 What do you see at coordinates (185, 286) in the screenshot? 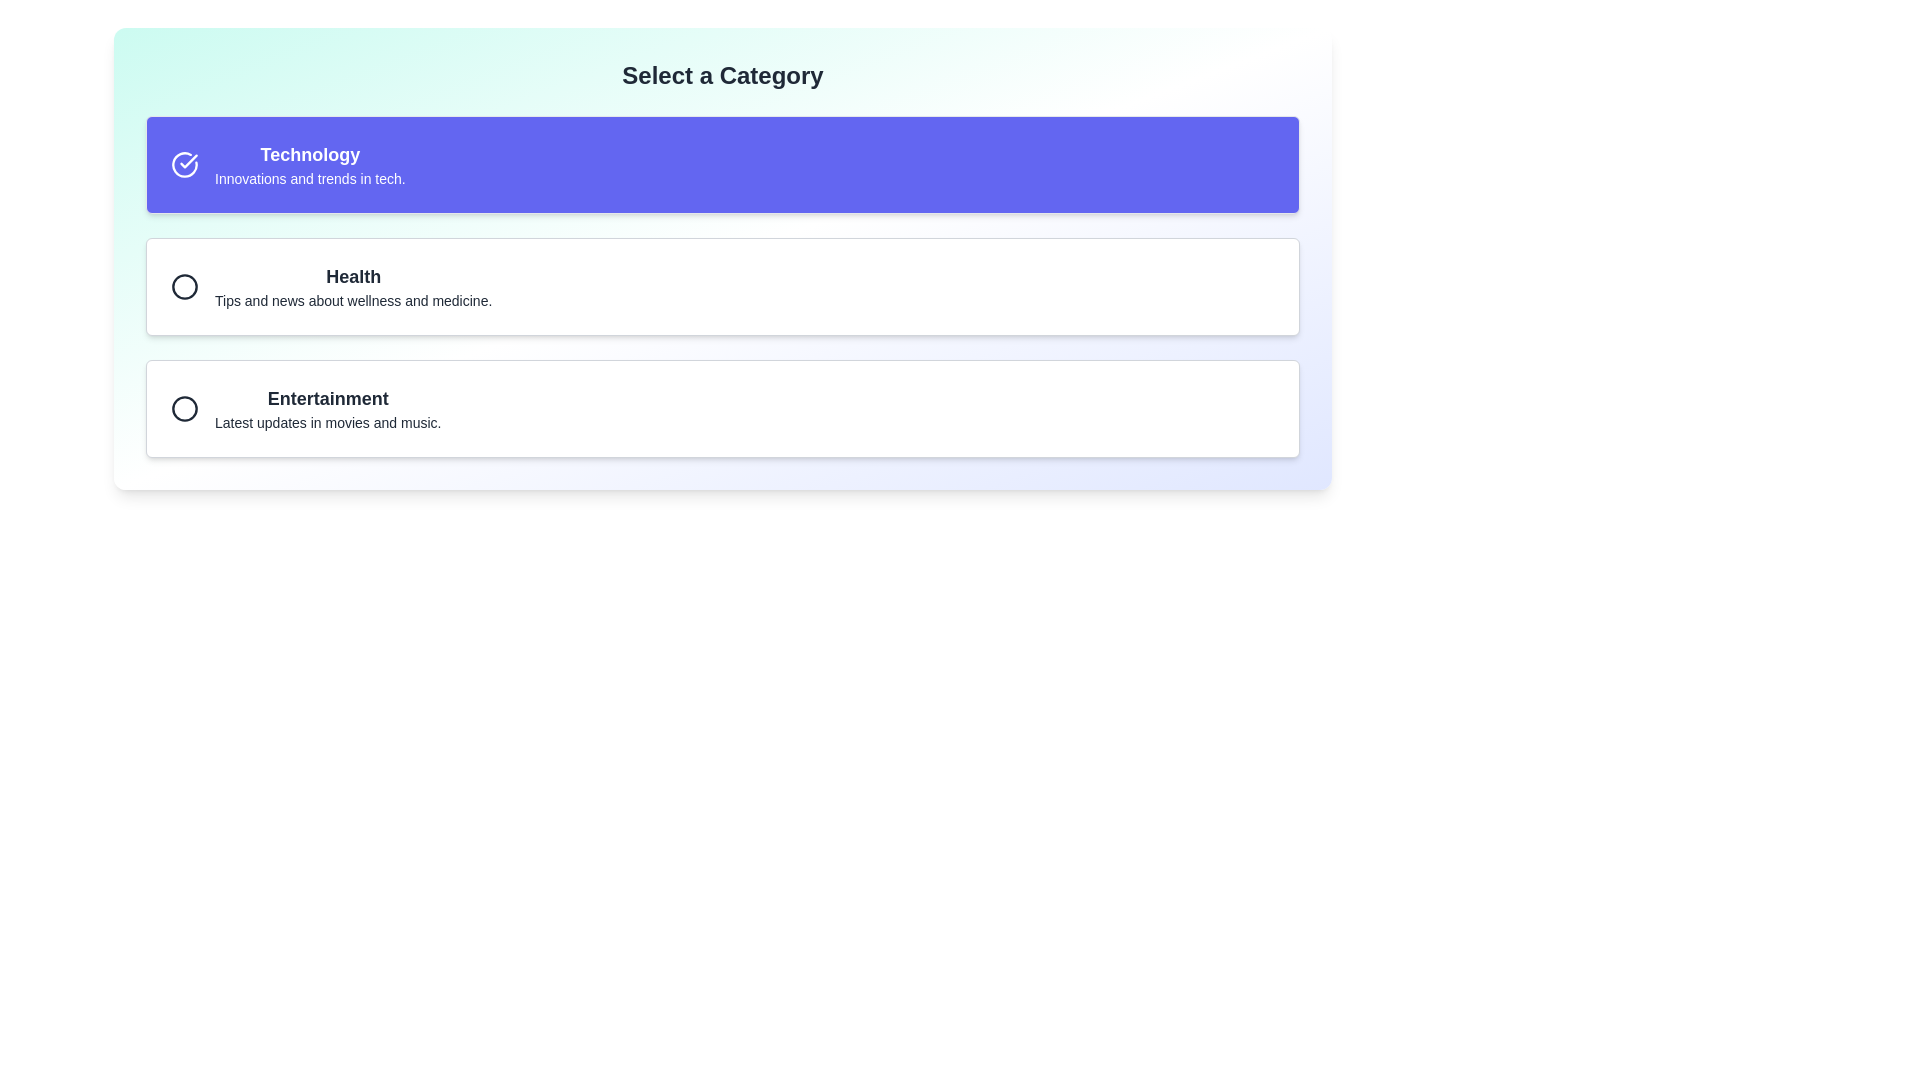
I see `the decorative marker icon located to the left of the 'Health' title in the category list` at bounding box center [185, 286].